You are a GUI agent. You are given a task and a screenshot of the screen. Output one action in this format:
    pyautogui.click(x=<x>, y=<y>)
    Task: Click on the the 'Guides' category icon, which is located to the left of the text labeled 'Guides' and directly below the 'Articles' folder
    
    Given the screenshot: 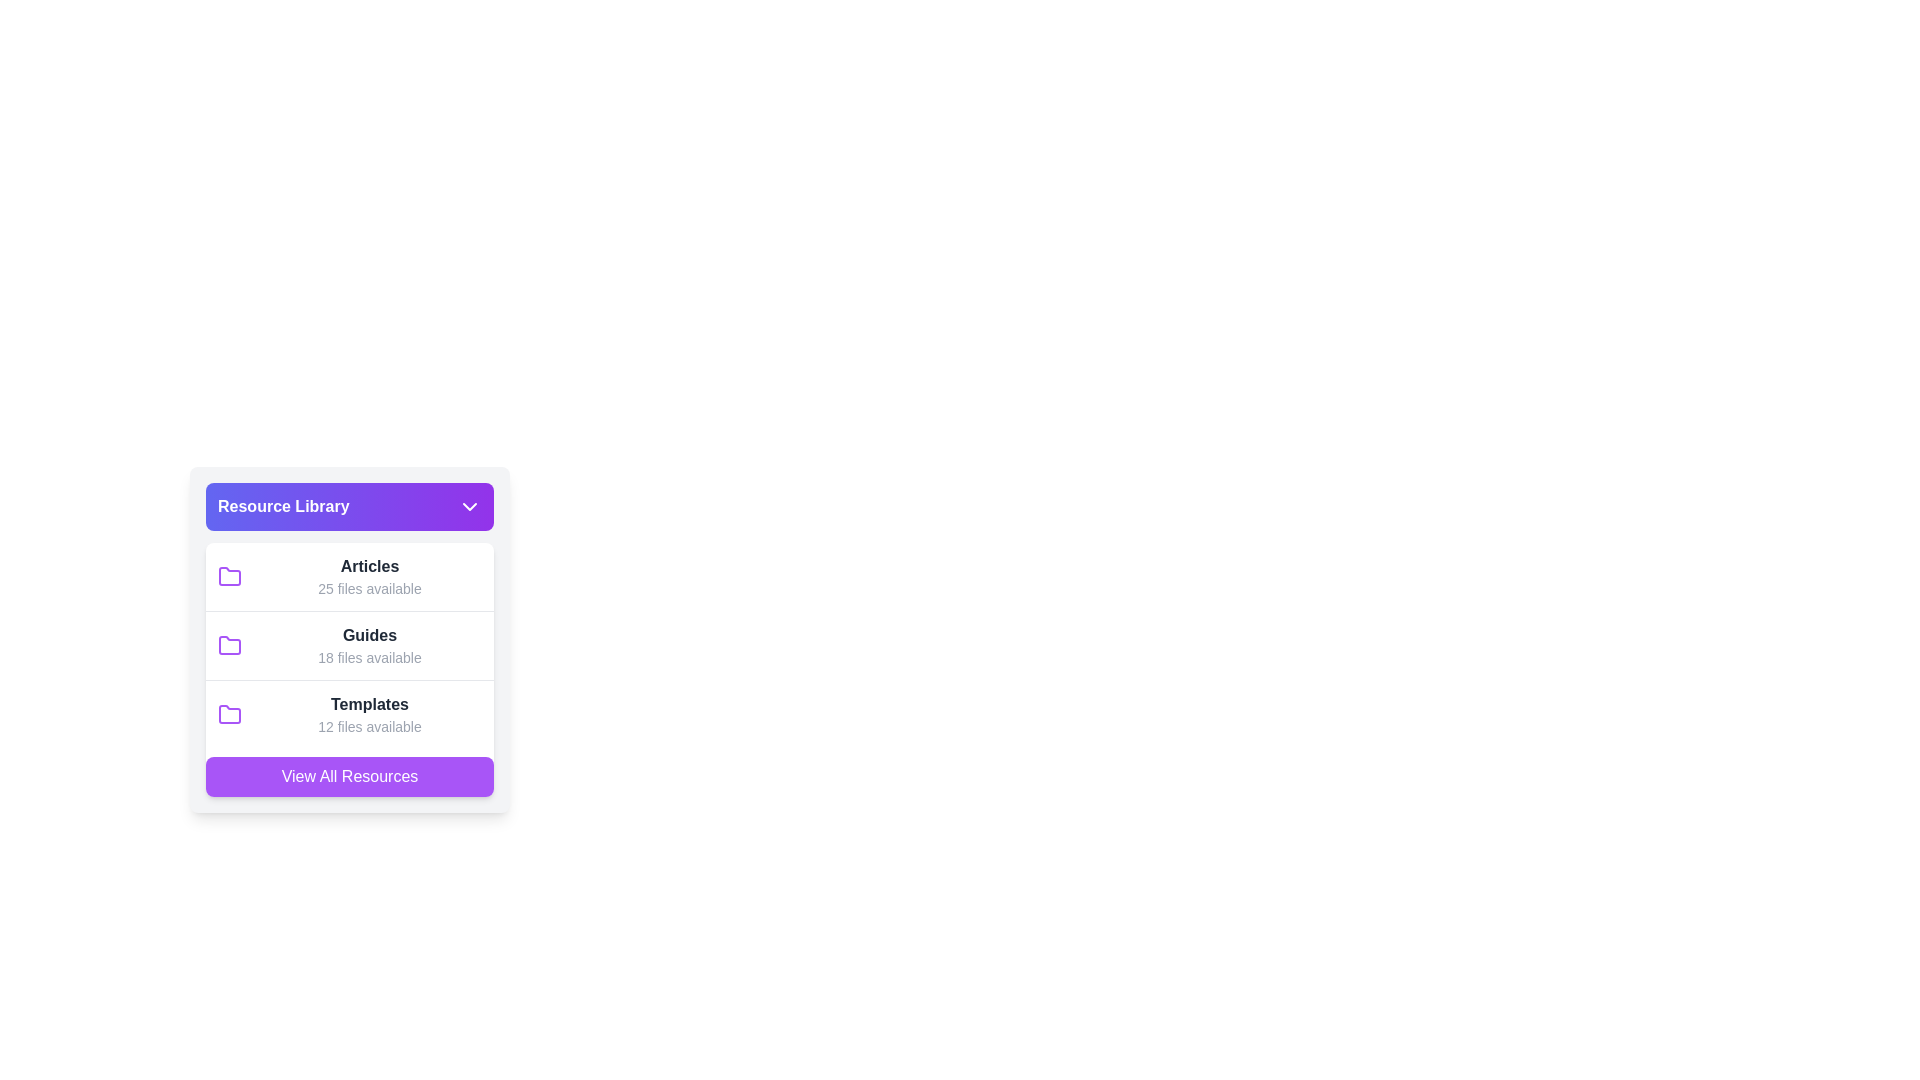 What is the action you would take?
    pyautogui.click(x=230, y=645)
    